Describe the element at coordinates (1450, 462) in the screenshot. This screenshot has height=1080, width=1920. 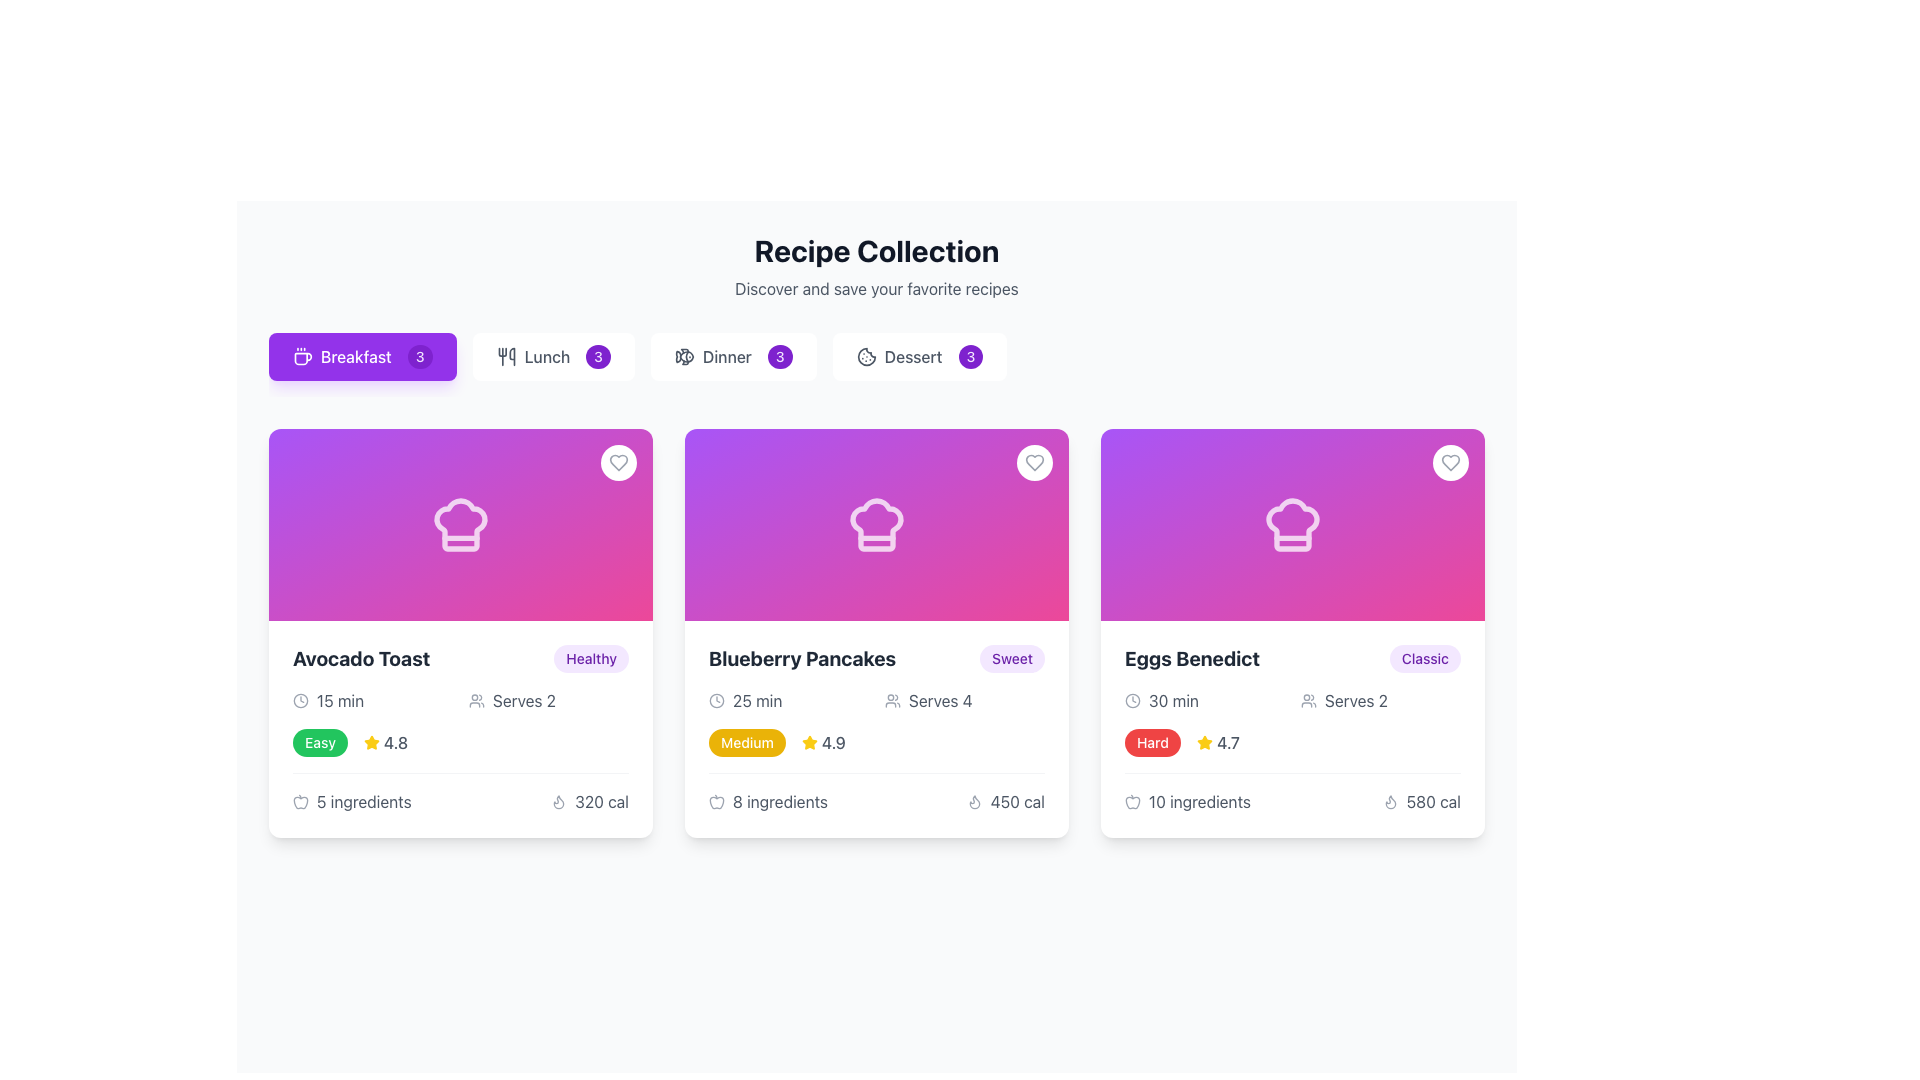
I see `the heart-shaped icon button with a grey outline located in the top-right corner of the 'Eggs Benedict' card in the third column of the recipe grid` at that location.